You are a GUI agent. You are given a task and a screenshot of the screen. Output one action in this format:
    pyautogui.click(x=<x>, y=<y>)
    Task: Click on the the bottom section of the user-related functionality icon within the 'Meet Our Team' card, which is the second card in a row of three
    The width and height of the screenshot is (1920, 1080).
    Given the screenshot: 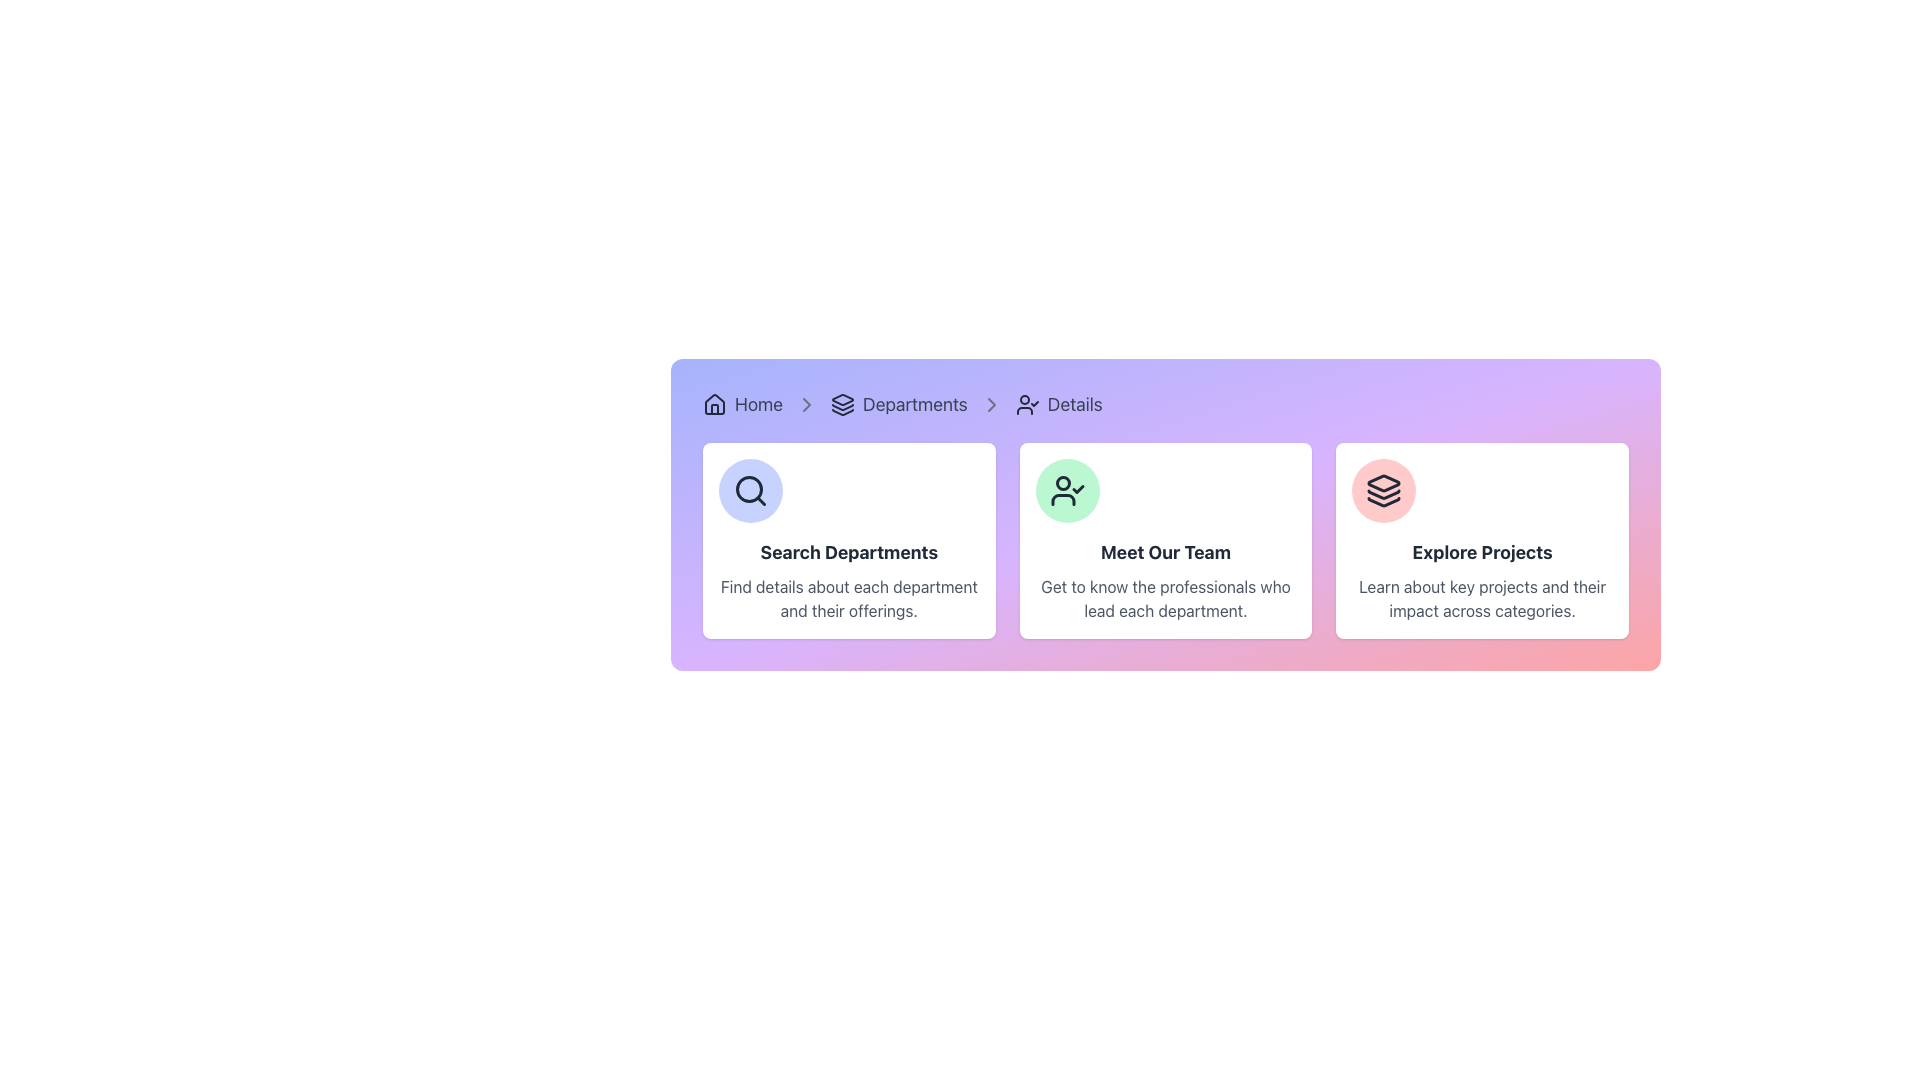 What is the action you would take?
    pyautogui.click(x=1062, y=499)
    